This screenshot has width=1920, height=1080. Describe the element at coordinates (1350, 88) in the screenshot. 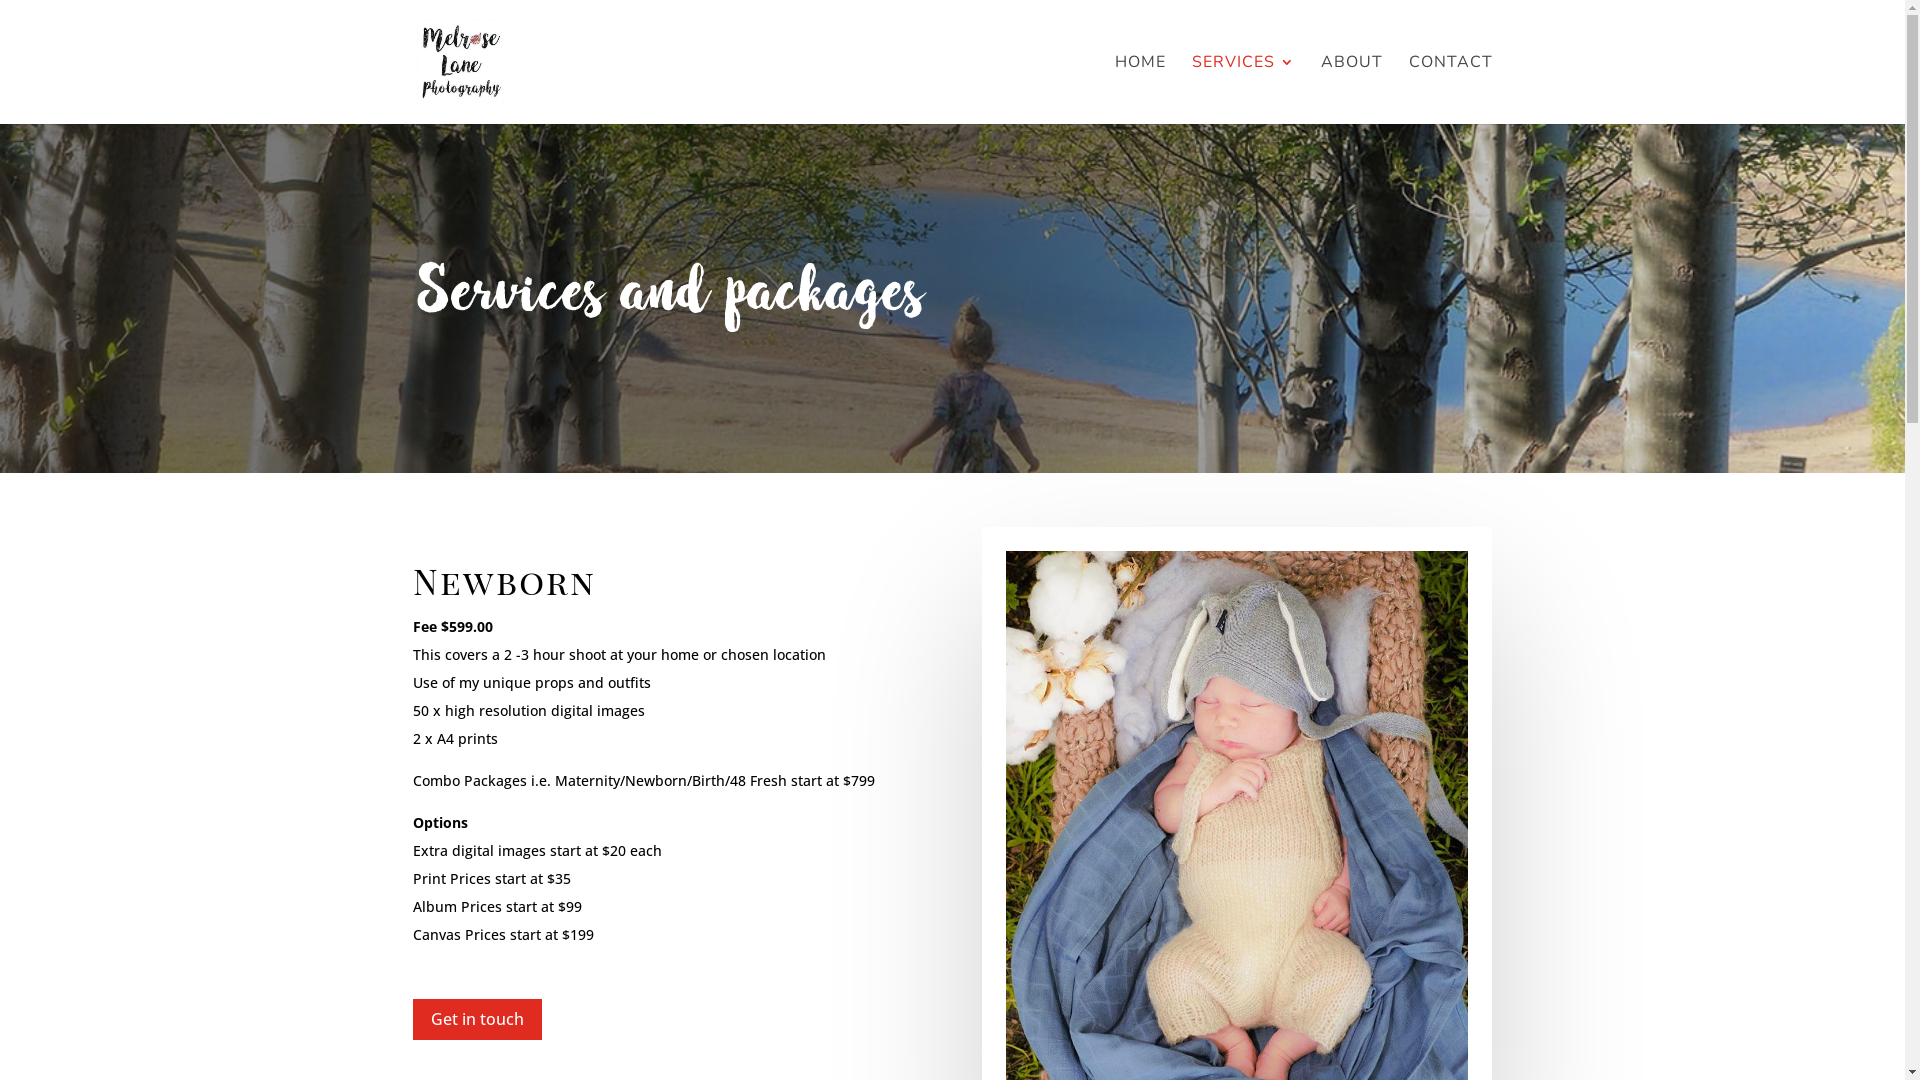

I see `'ABOUT'` at that location.